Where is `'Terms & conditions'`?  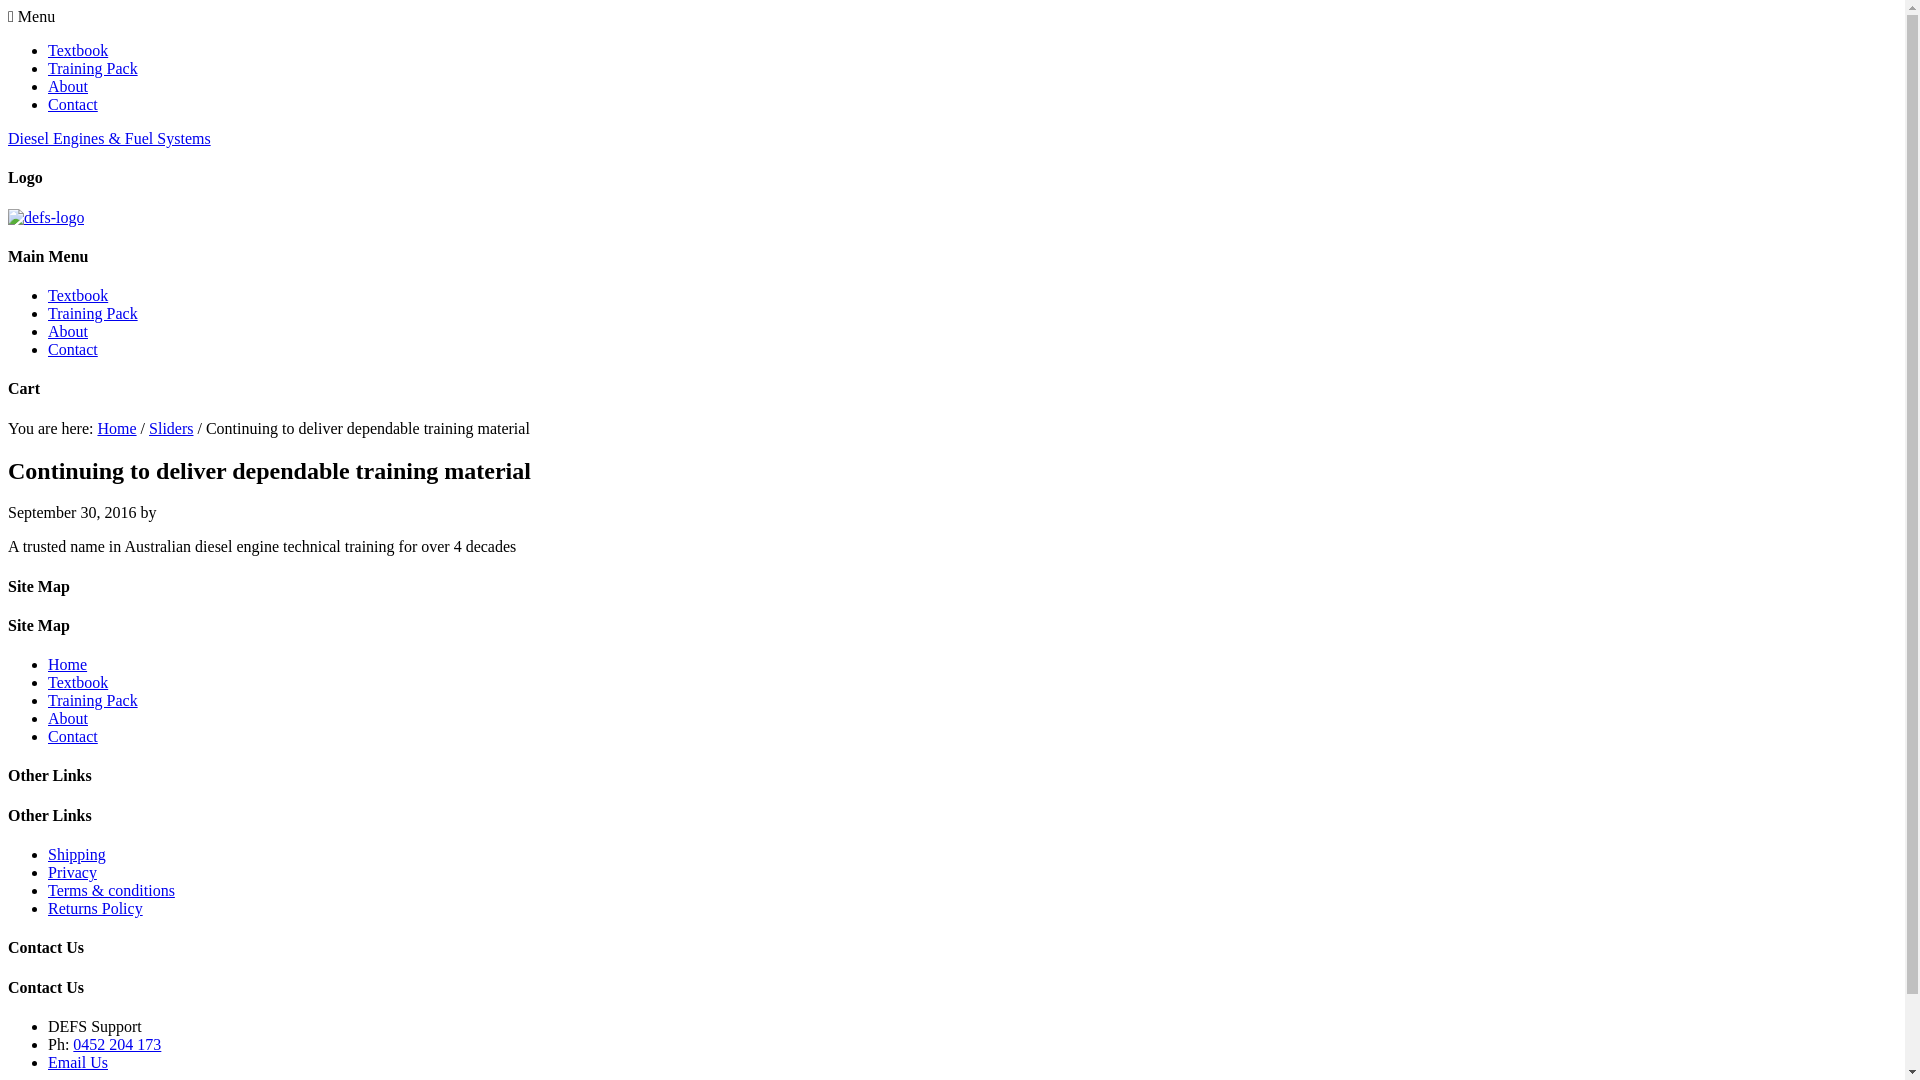
'Terms & conditions' is located at coordinates (48, 889).